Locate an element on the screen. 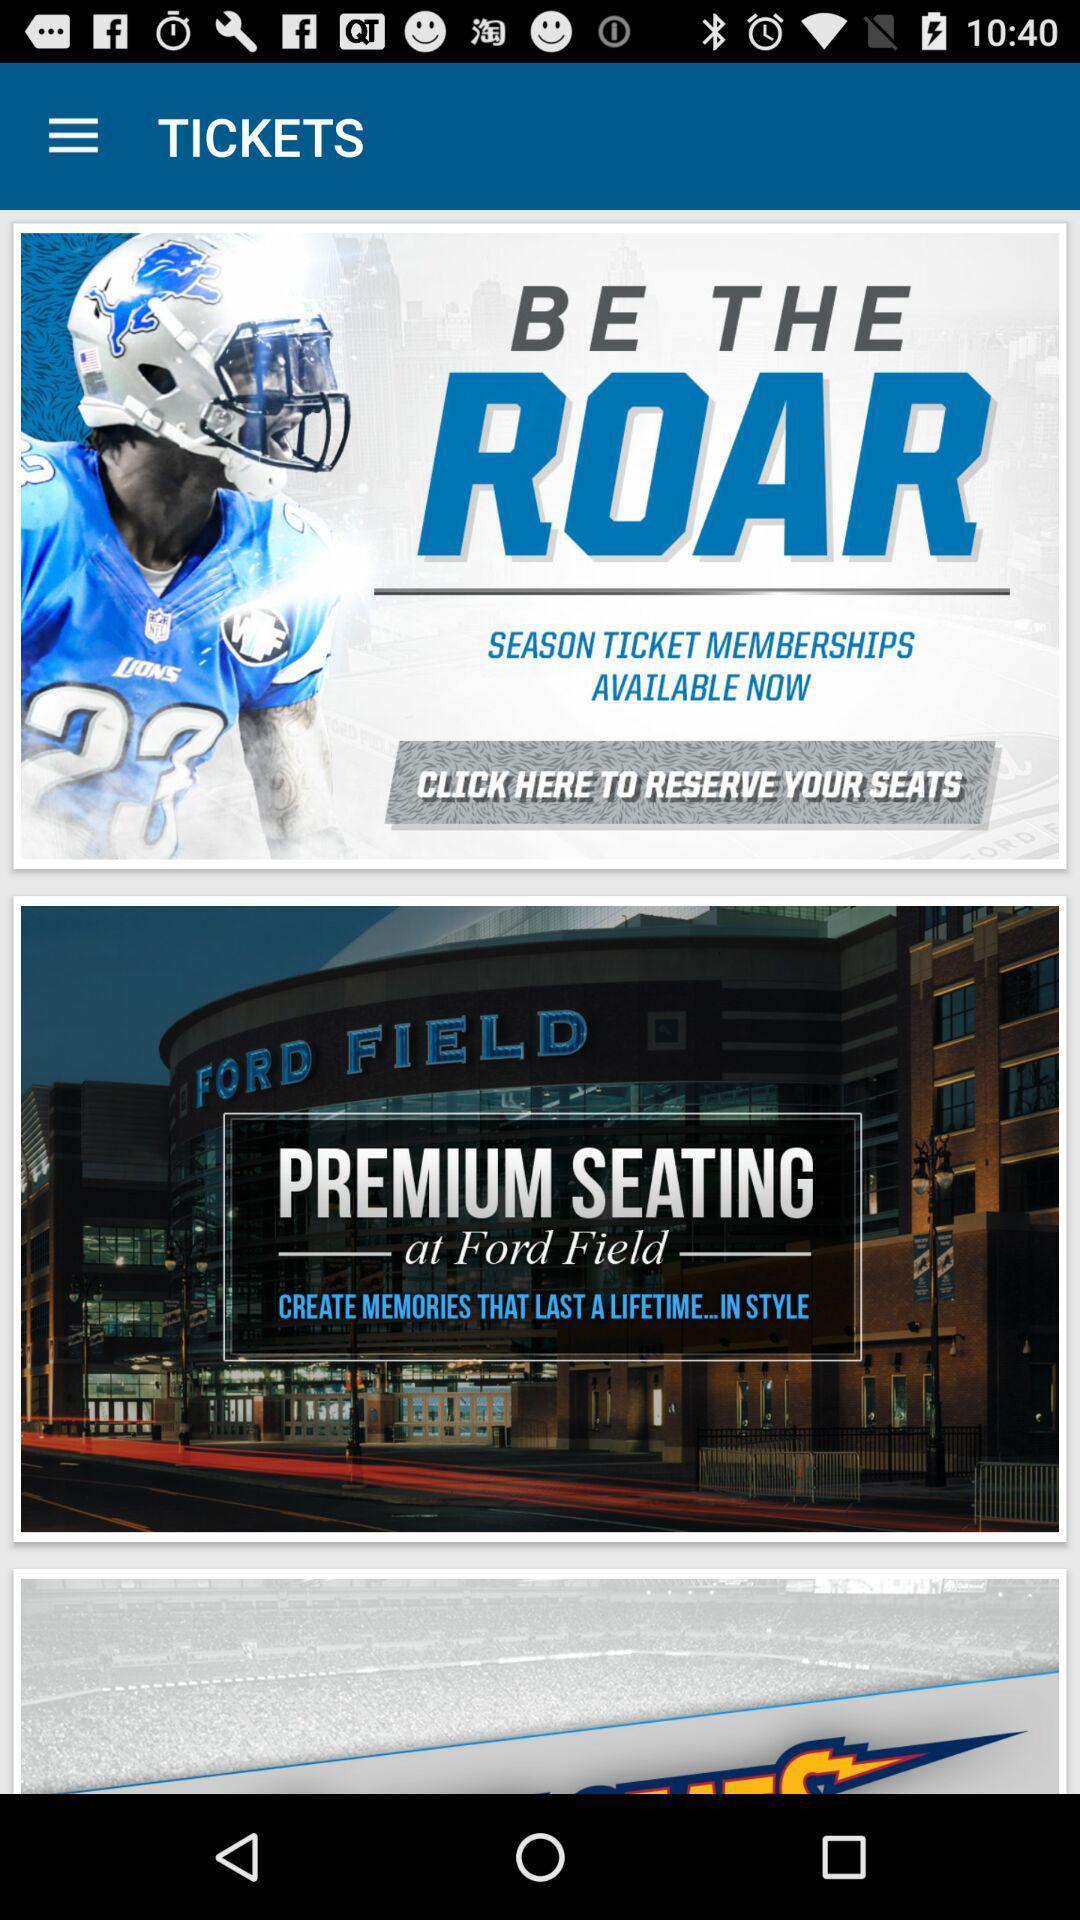 This screenshot has height=1920, width=1080. app next to tickets icon is located at coordinates (72, 135).